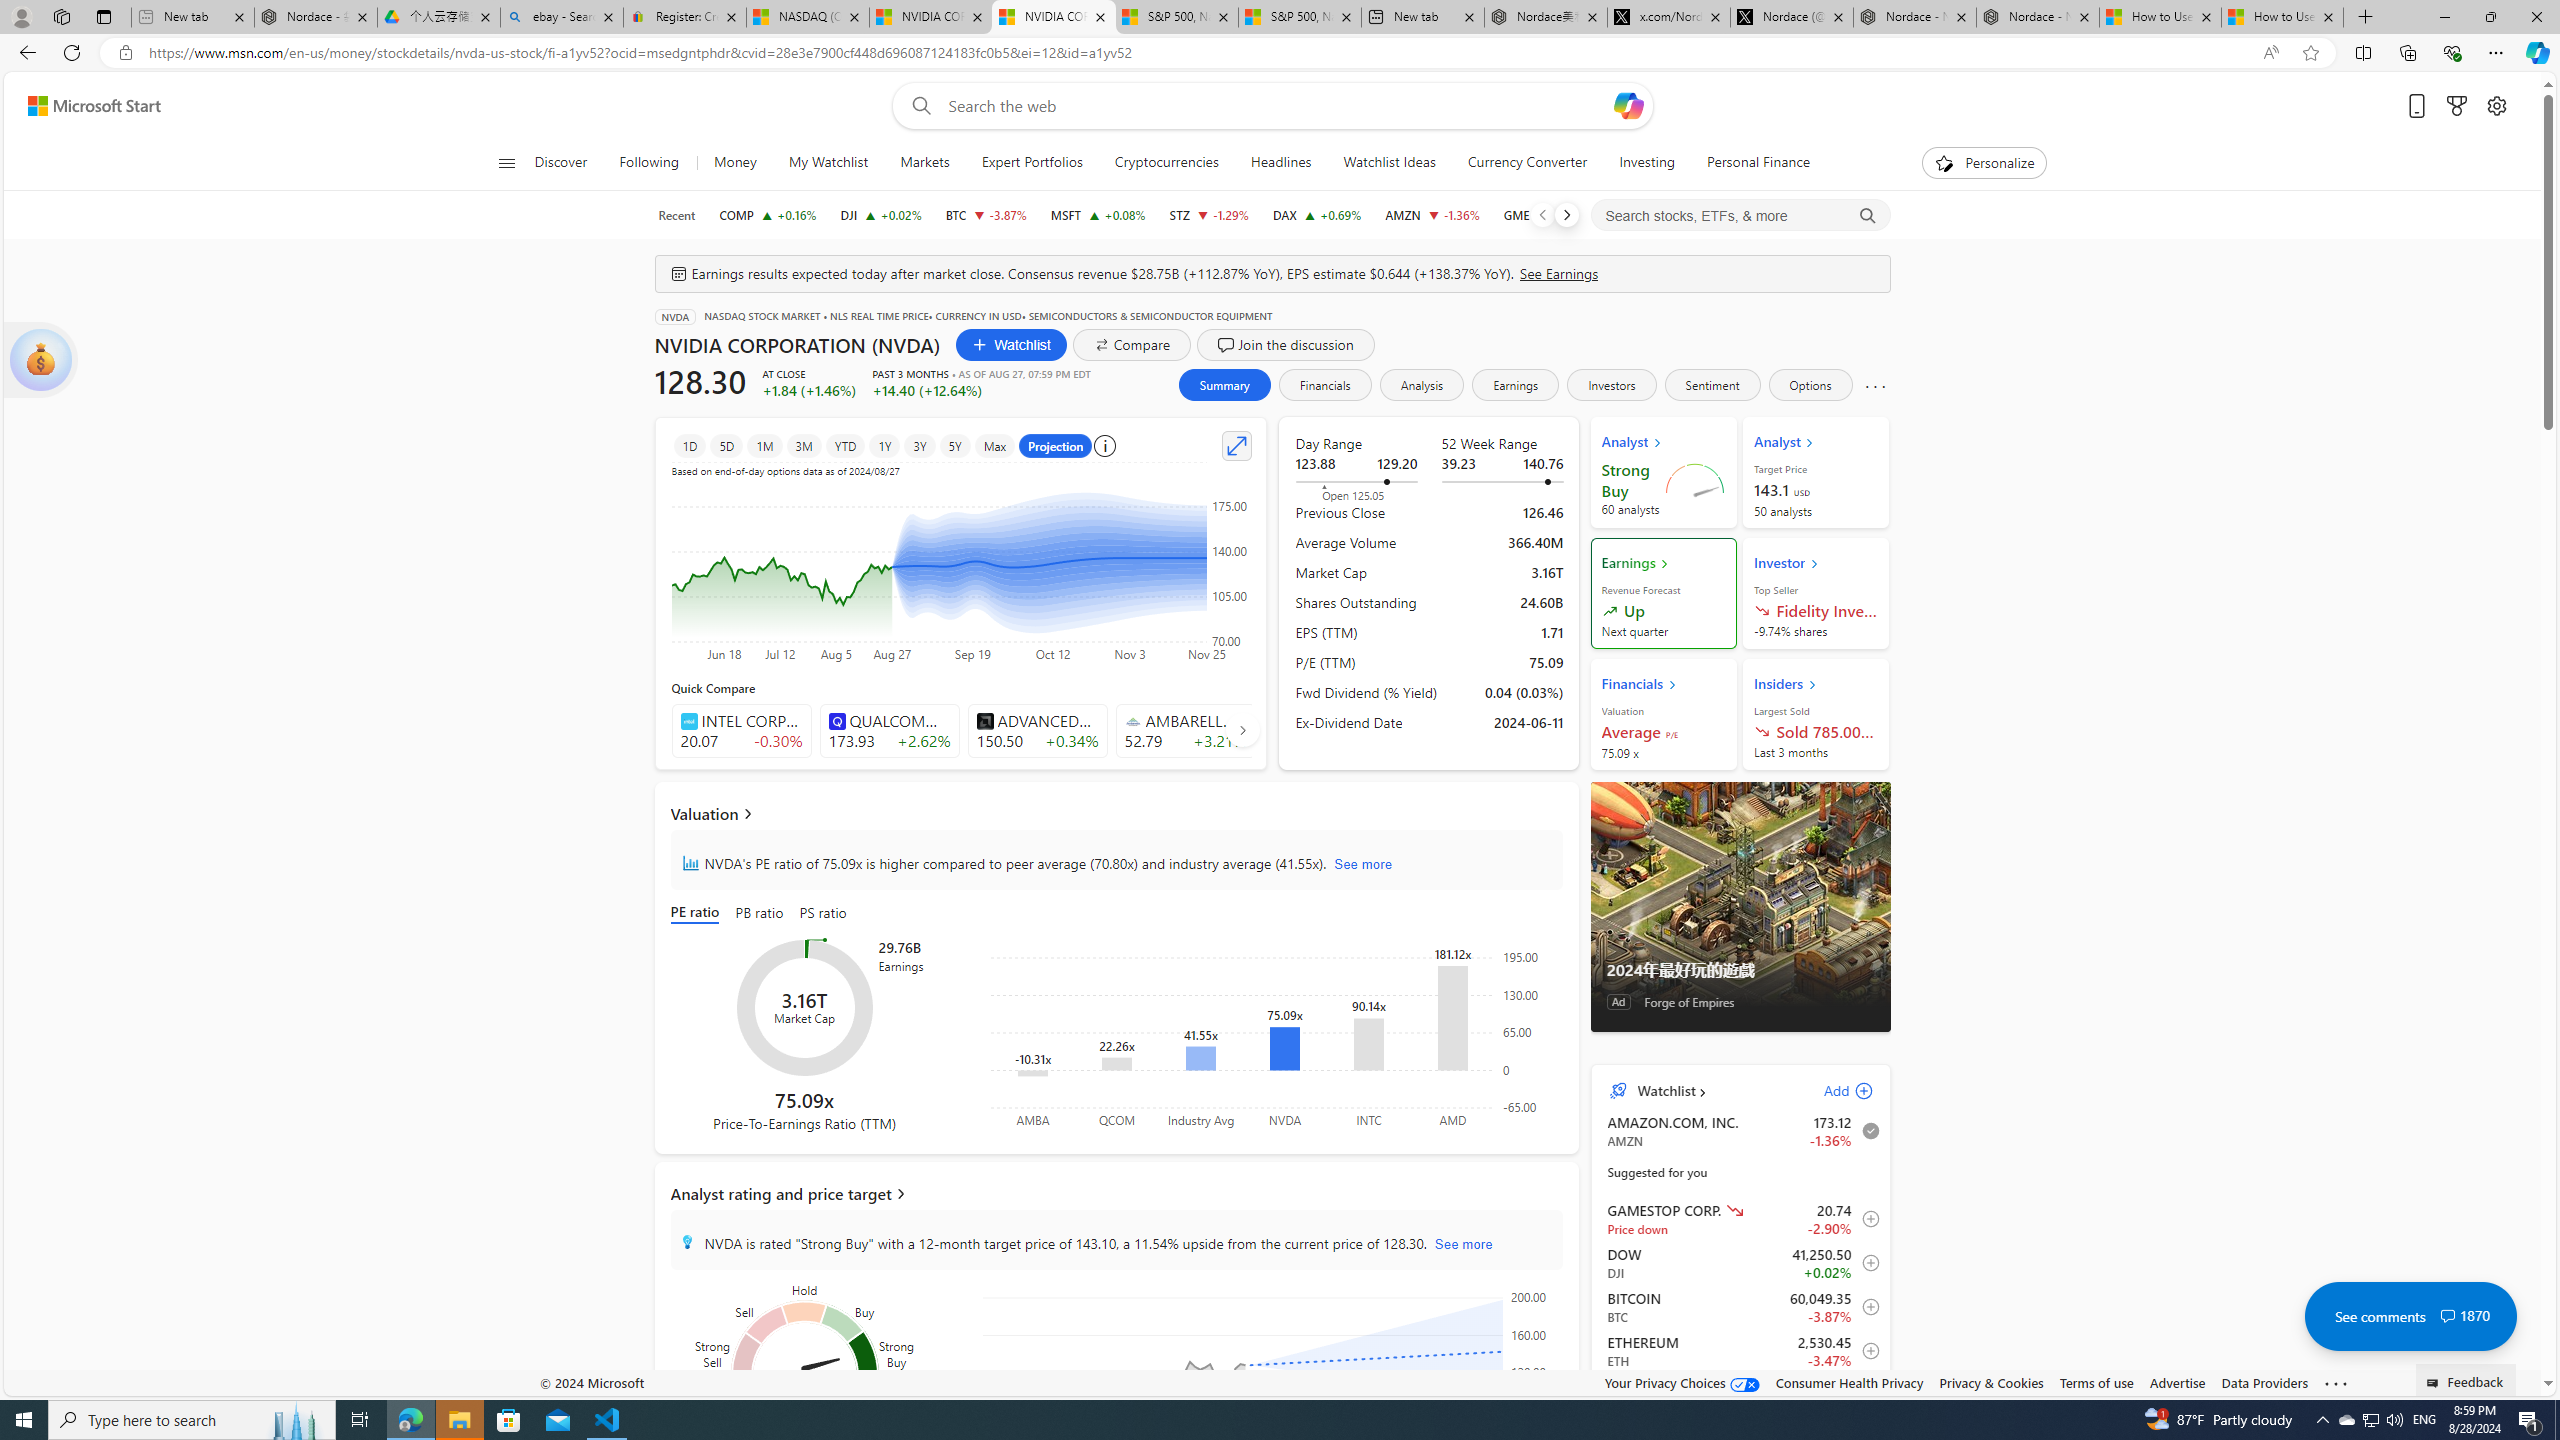 The height and width of the screenshot is (1440, 2560). What do you see at coordinates (1055, 444) in the screenshot?
I see `'Projection'` at bounding box center [1055, 444].